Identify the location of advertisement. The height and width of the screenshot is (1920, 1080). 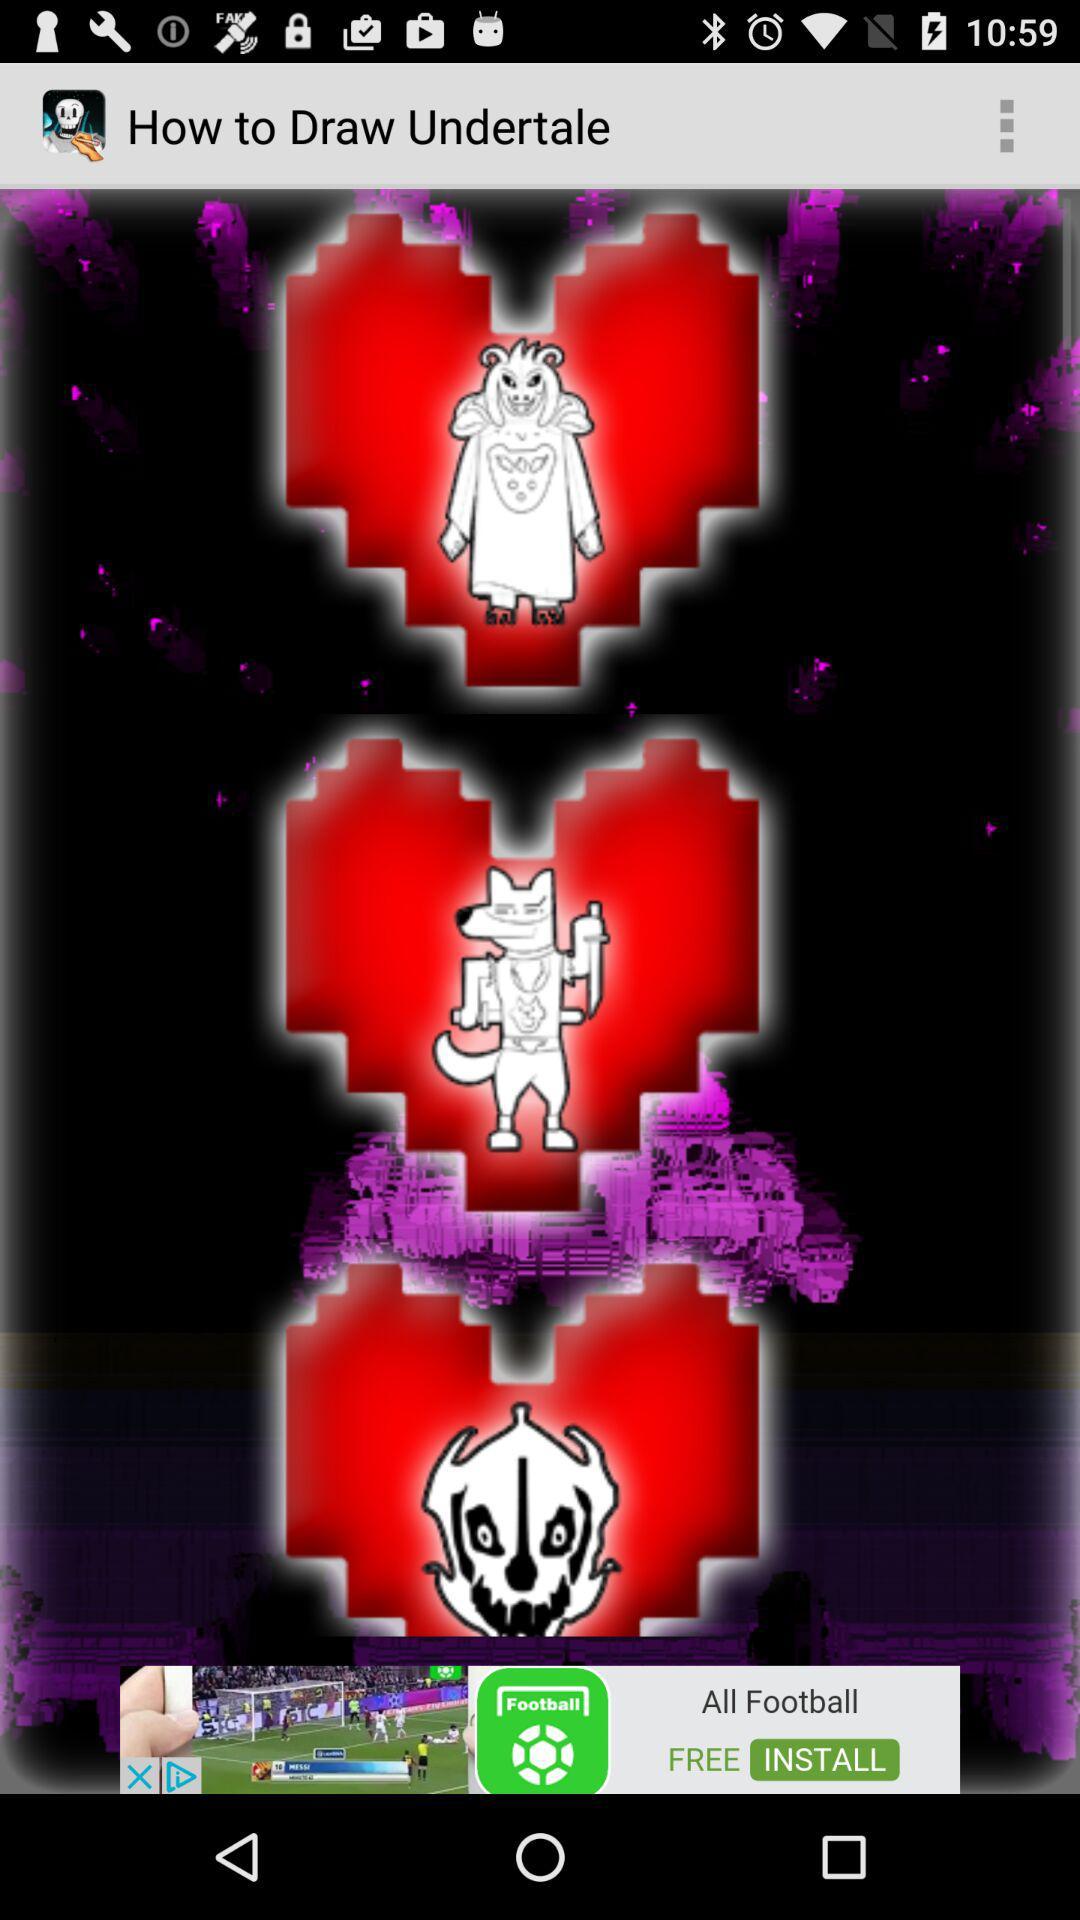
(540, 1727).